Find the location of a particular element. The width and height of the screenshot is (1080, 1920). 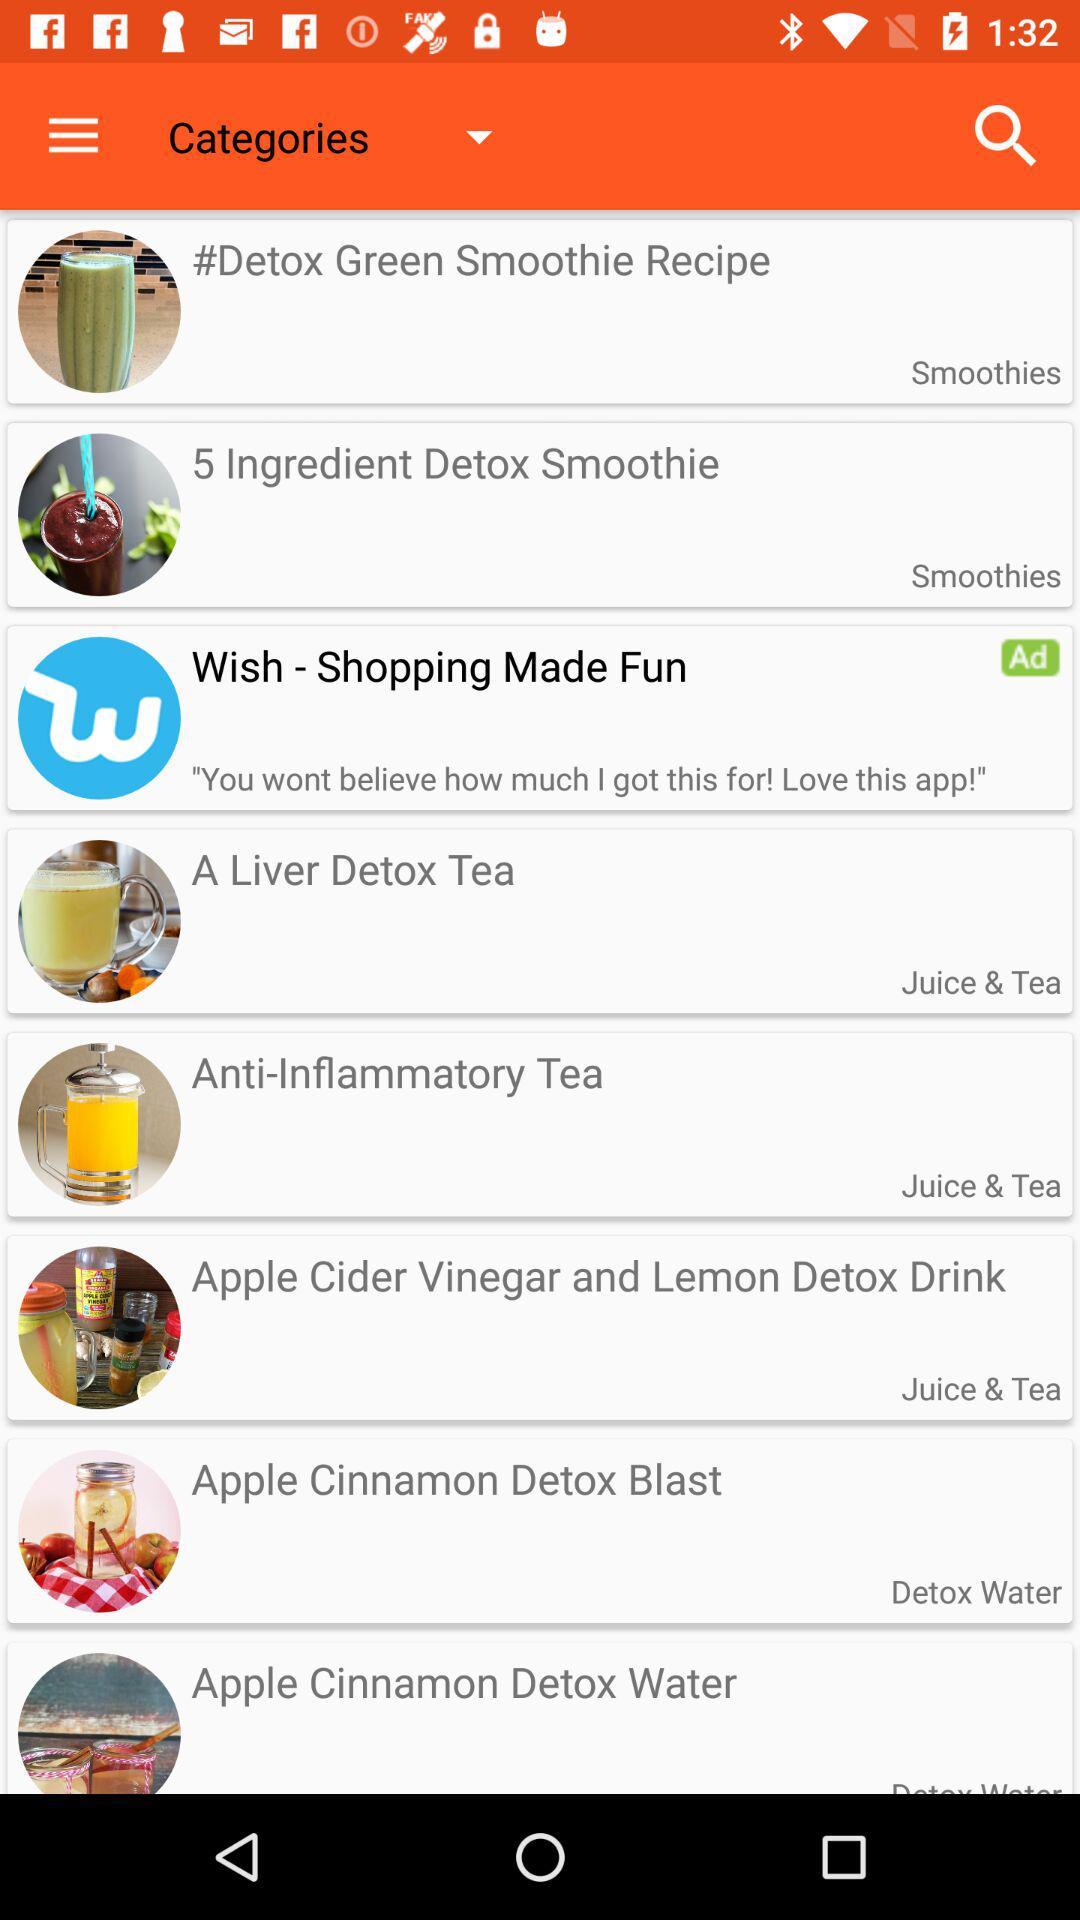

the item to the left of the categories icon is located at coordinates (72, 135).